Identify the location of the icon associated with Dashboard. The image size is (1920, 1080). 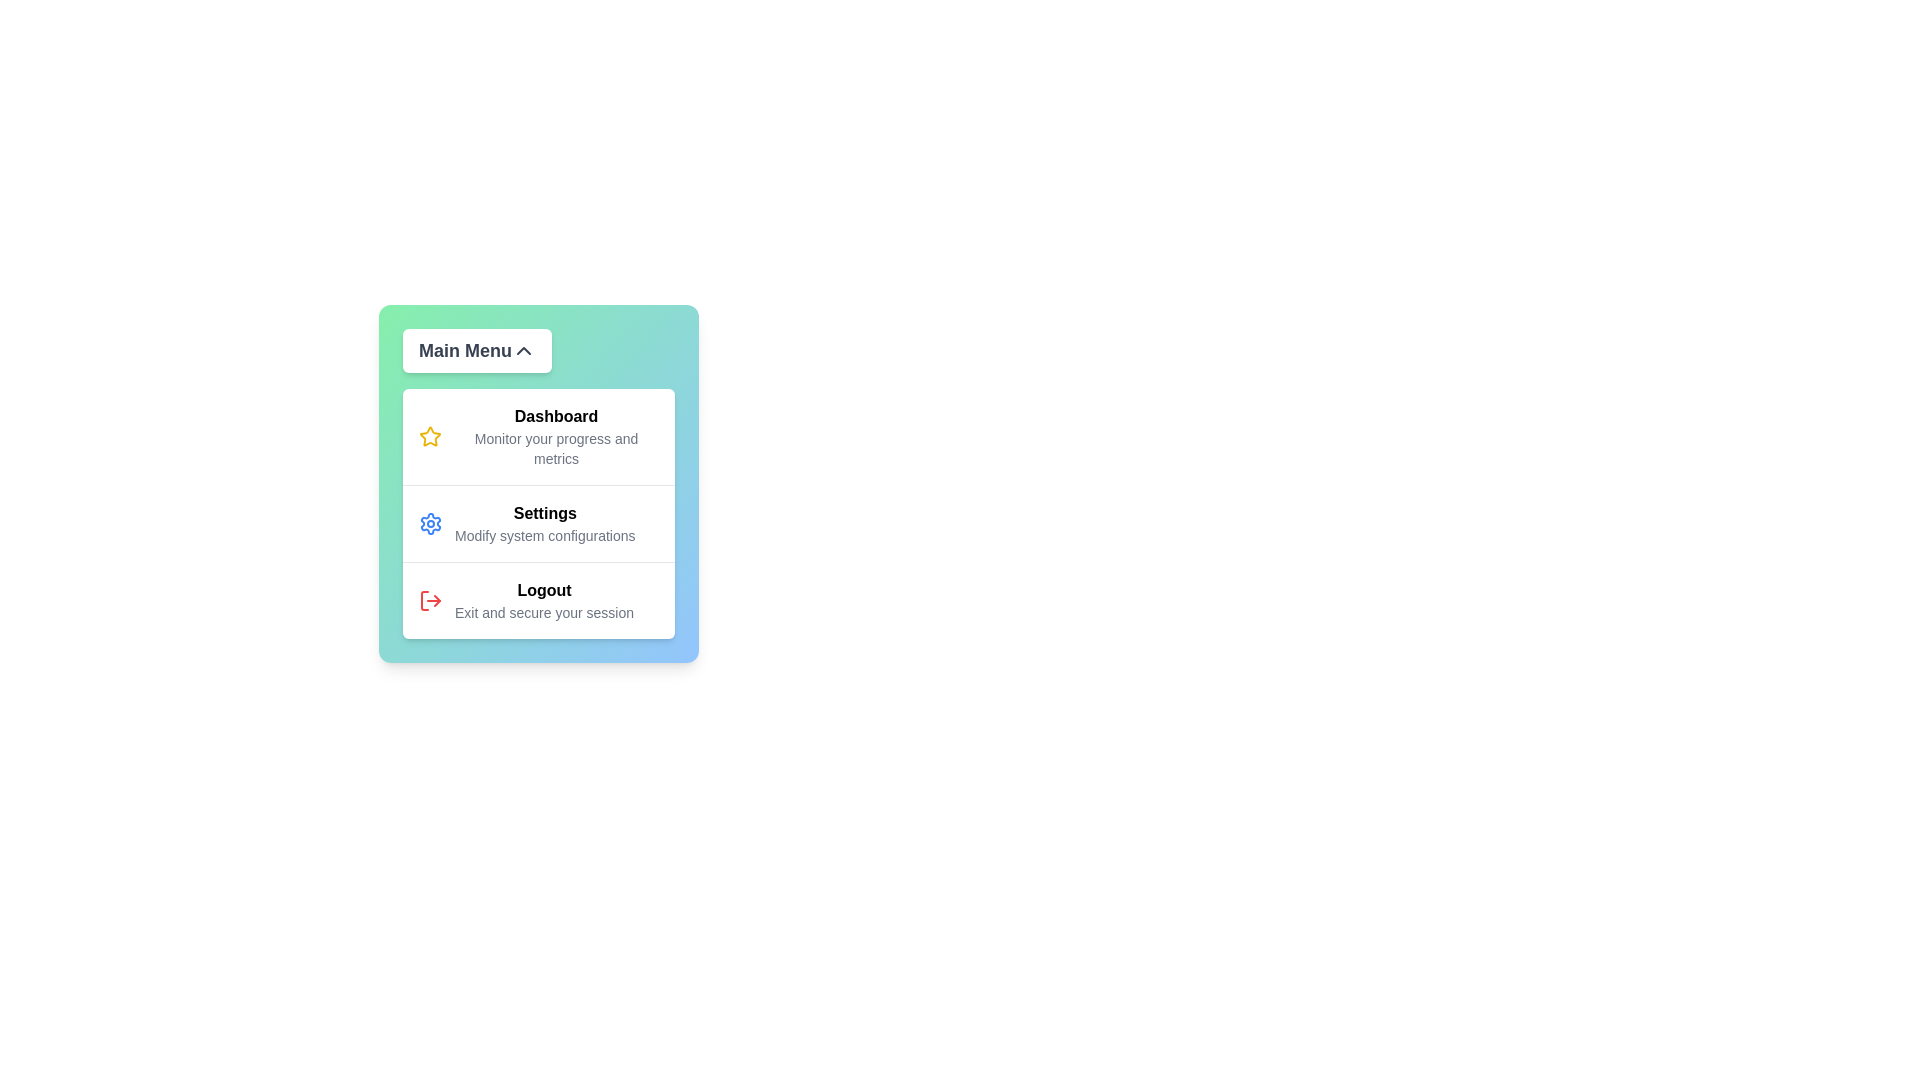
(429, 435).